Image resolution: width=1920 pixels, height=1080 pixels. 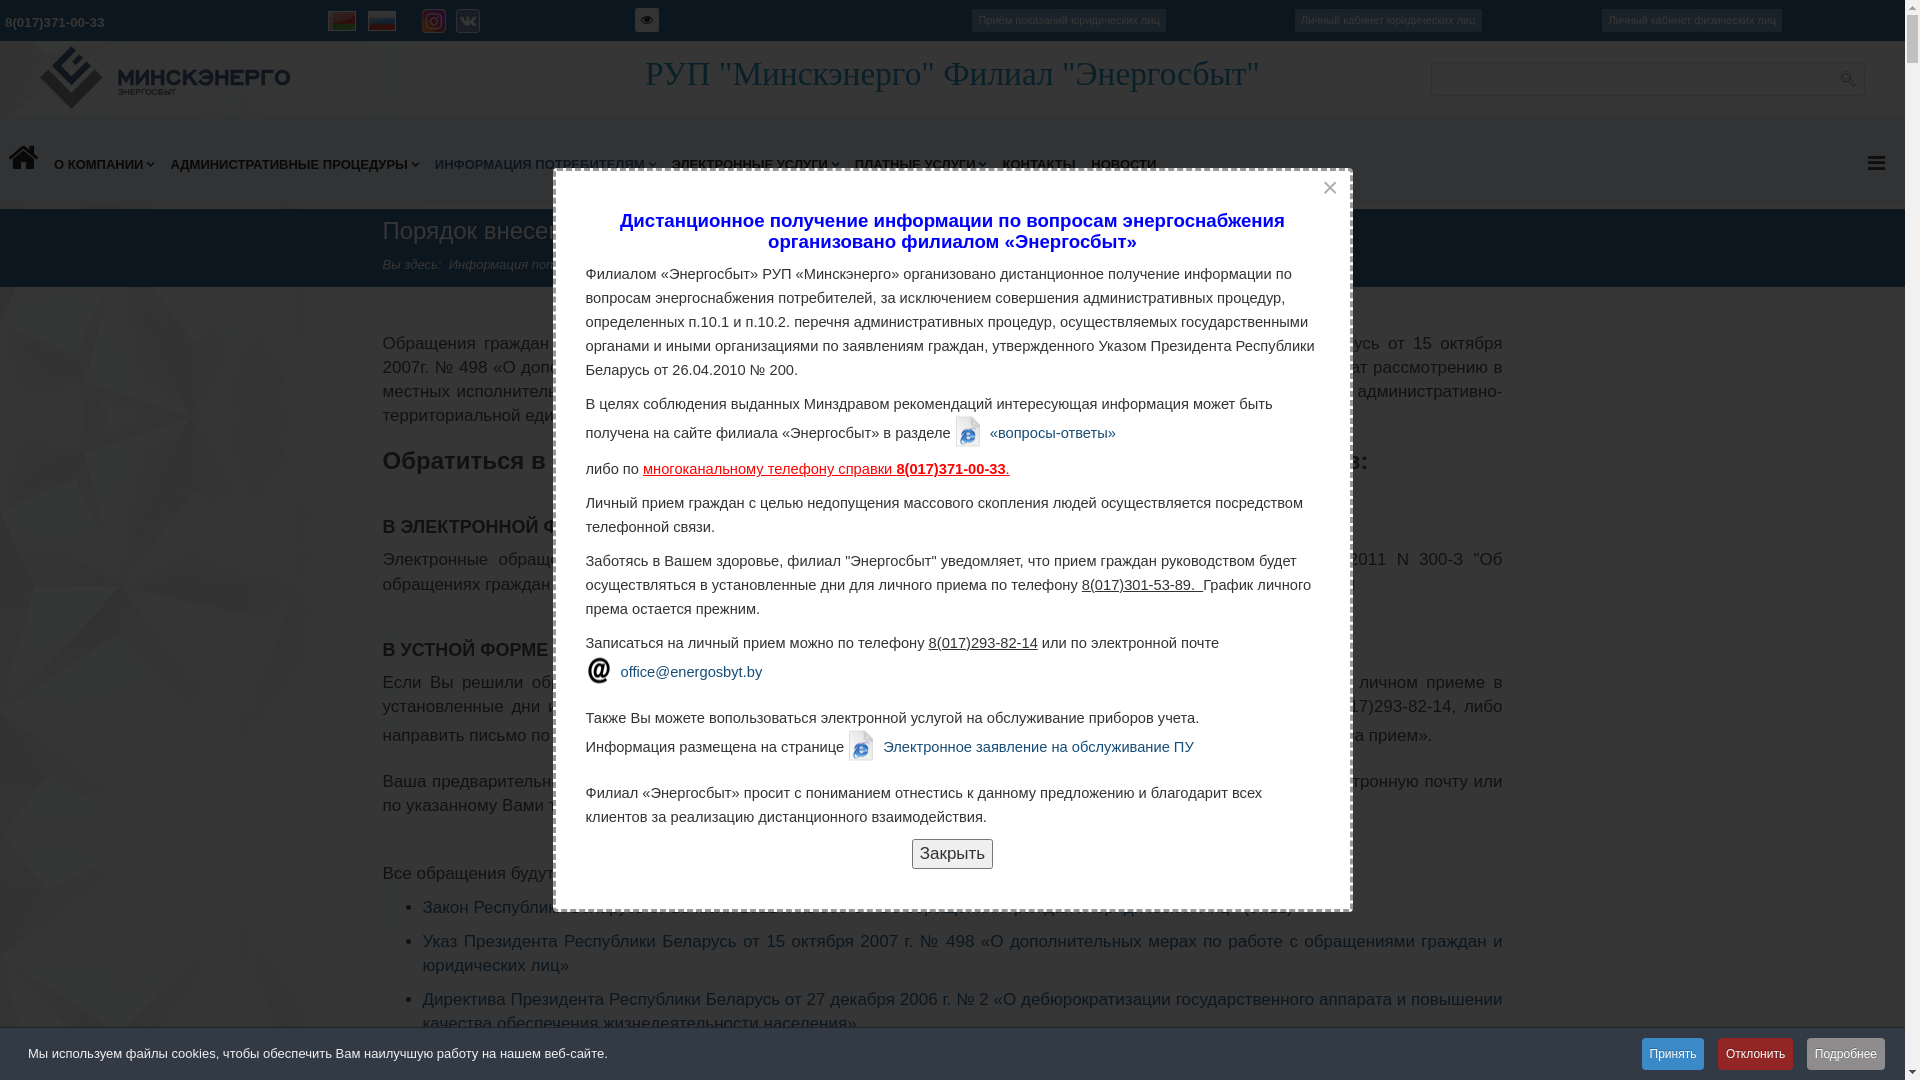 I want to click on 'office@energosbyt.by', so click(x=674, y=670).